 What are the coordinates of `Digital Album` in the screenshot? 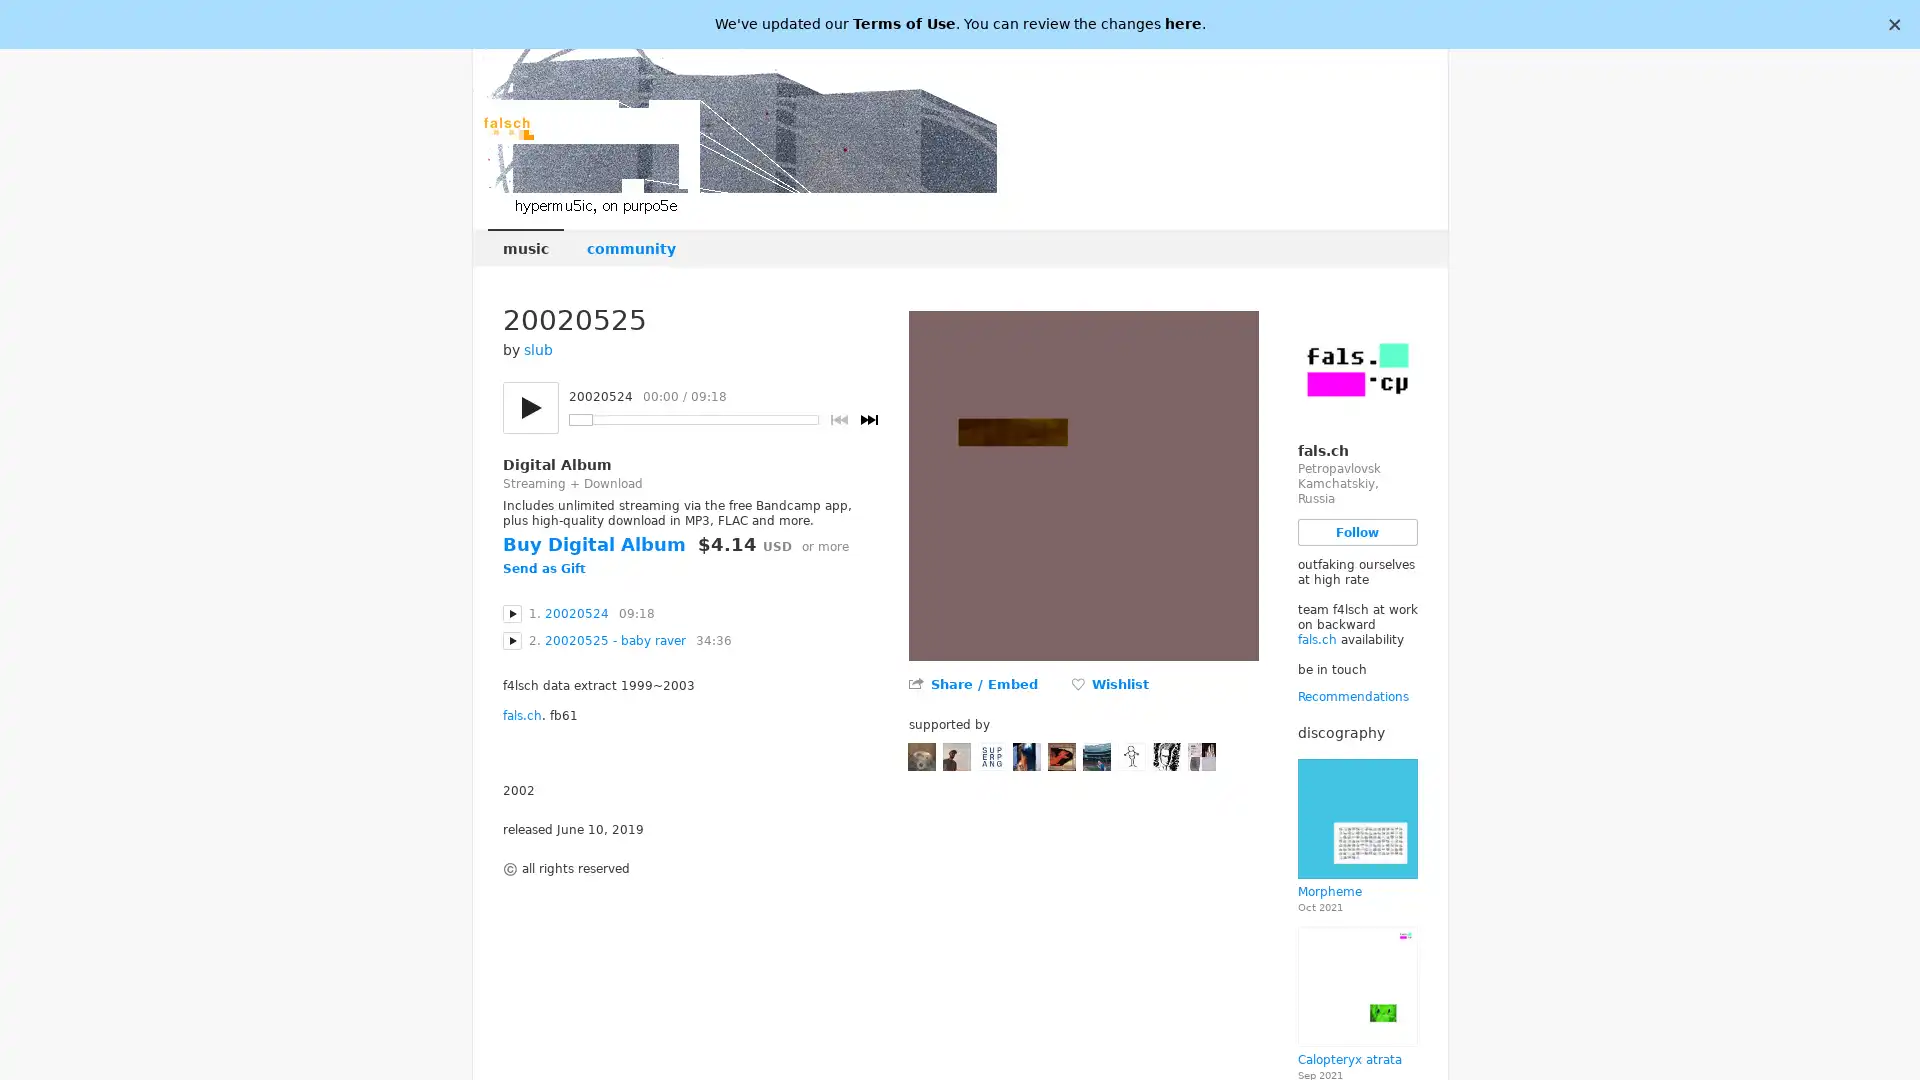 It's located at (556, 465).